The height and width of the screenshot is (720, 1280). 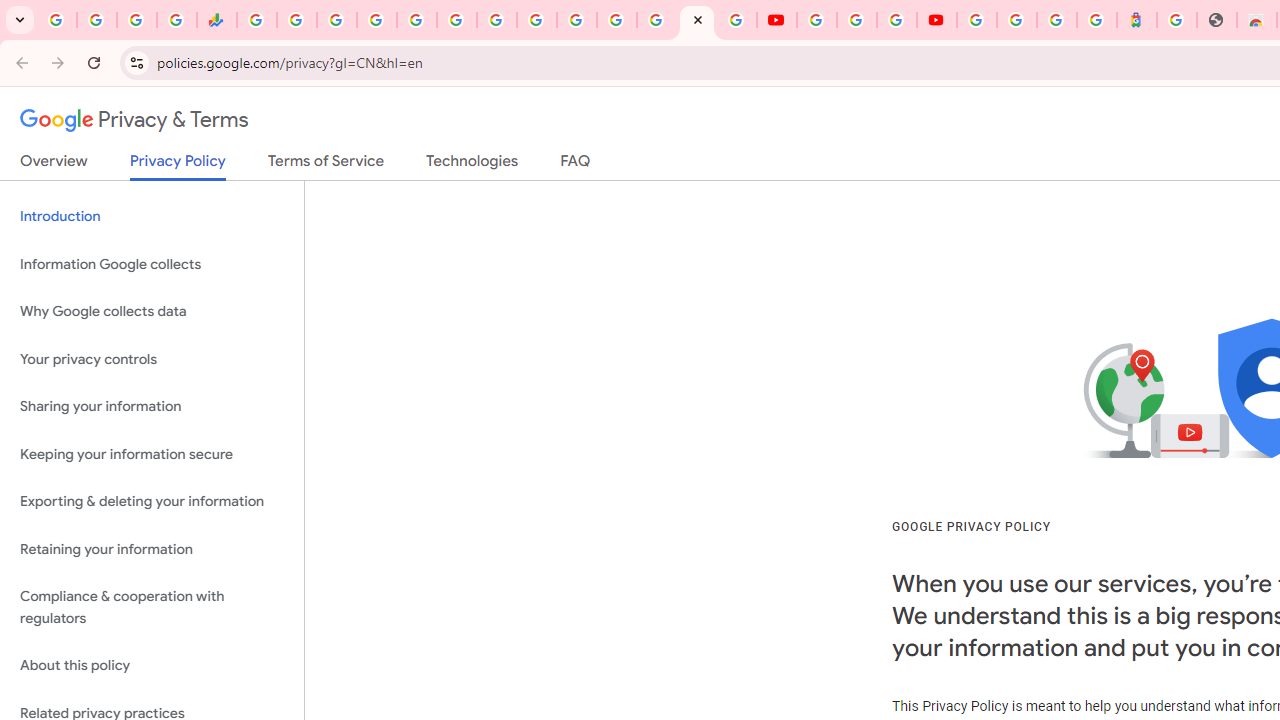 What do you see at coordinates (177, 165) in the screenshot?
I see `'Privacy Policy'` at bounding box center [177, 165].